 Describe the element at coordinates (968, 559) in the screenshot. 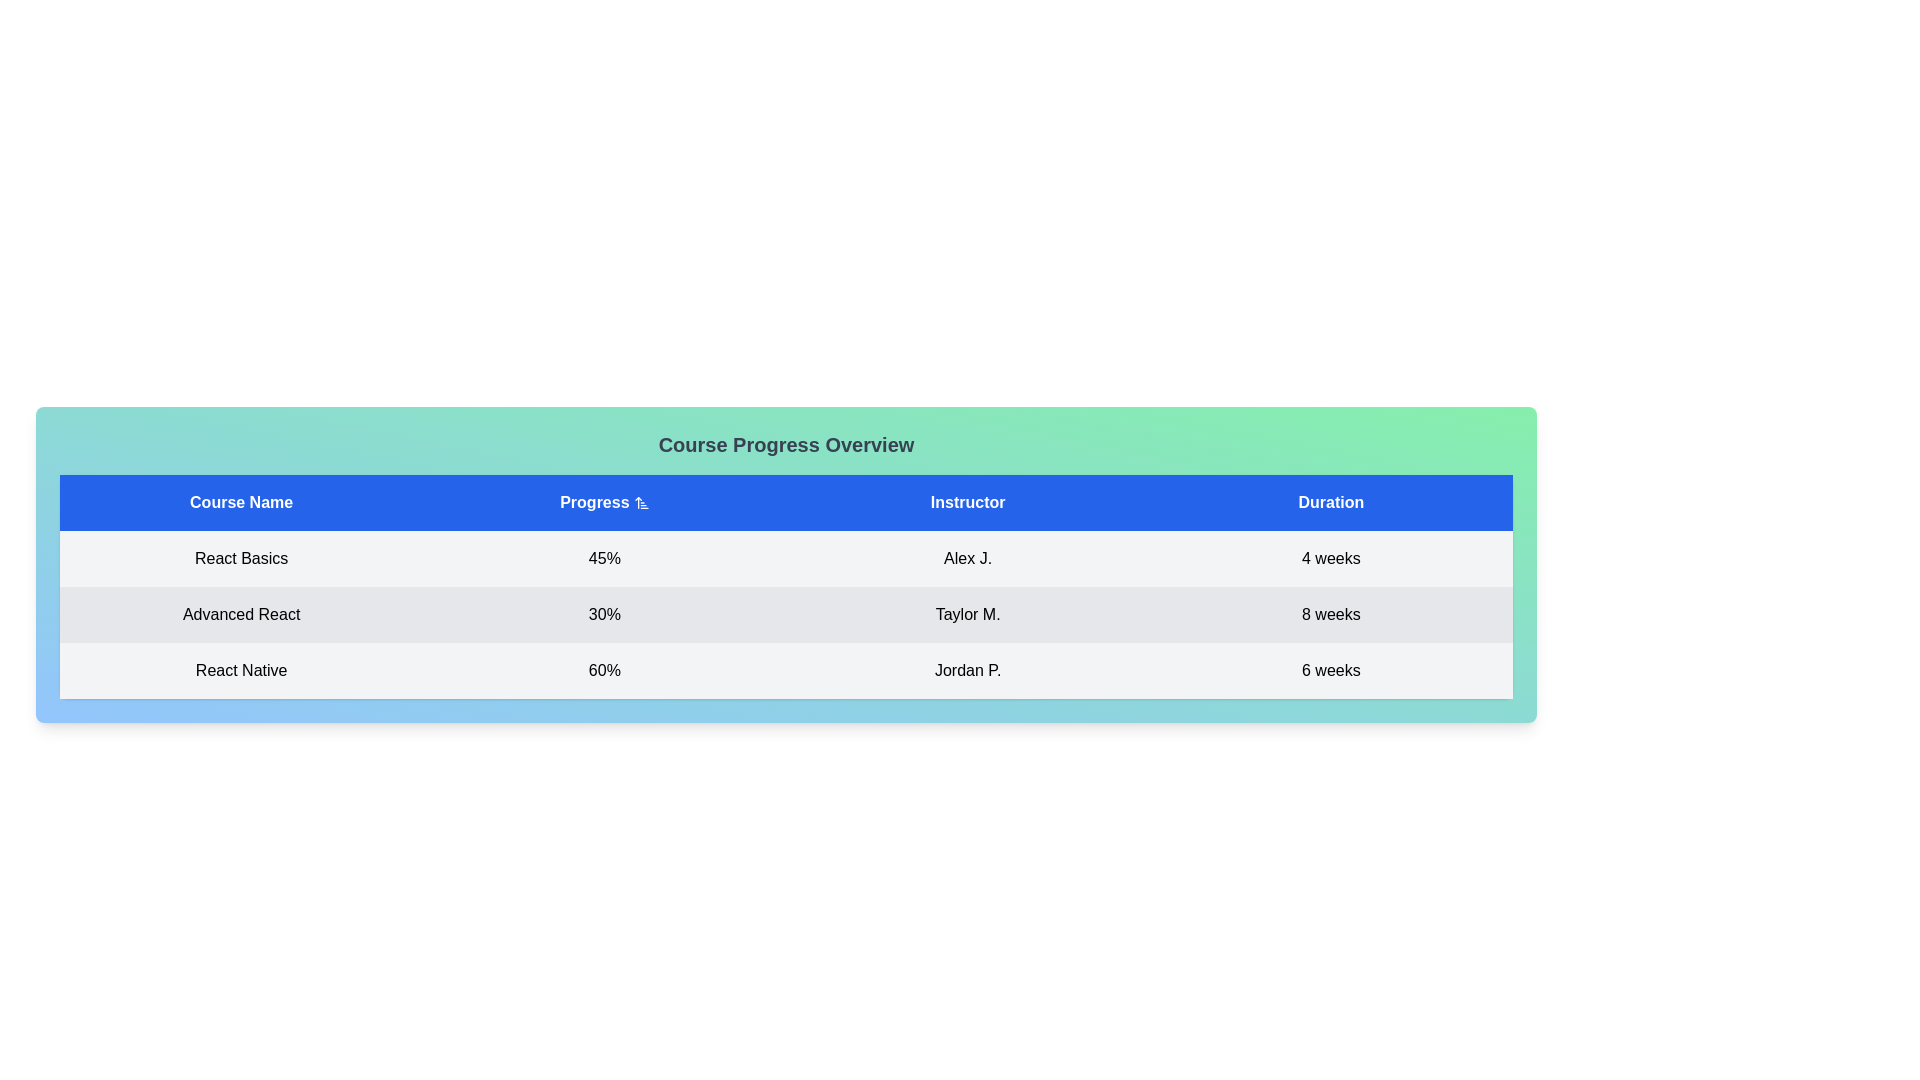

I see `the text label displaying 'Alex J.' in the instructor name column of the 'React Basics' course information table` at that location.